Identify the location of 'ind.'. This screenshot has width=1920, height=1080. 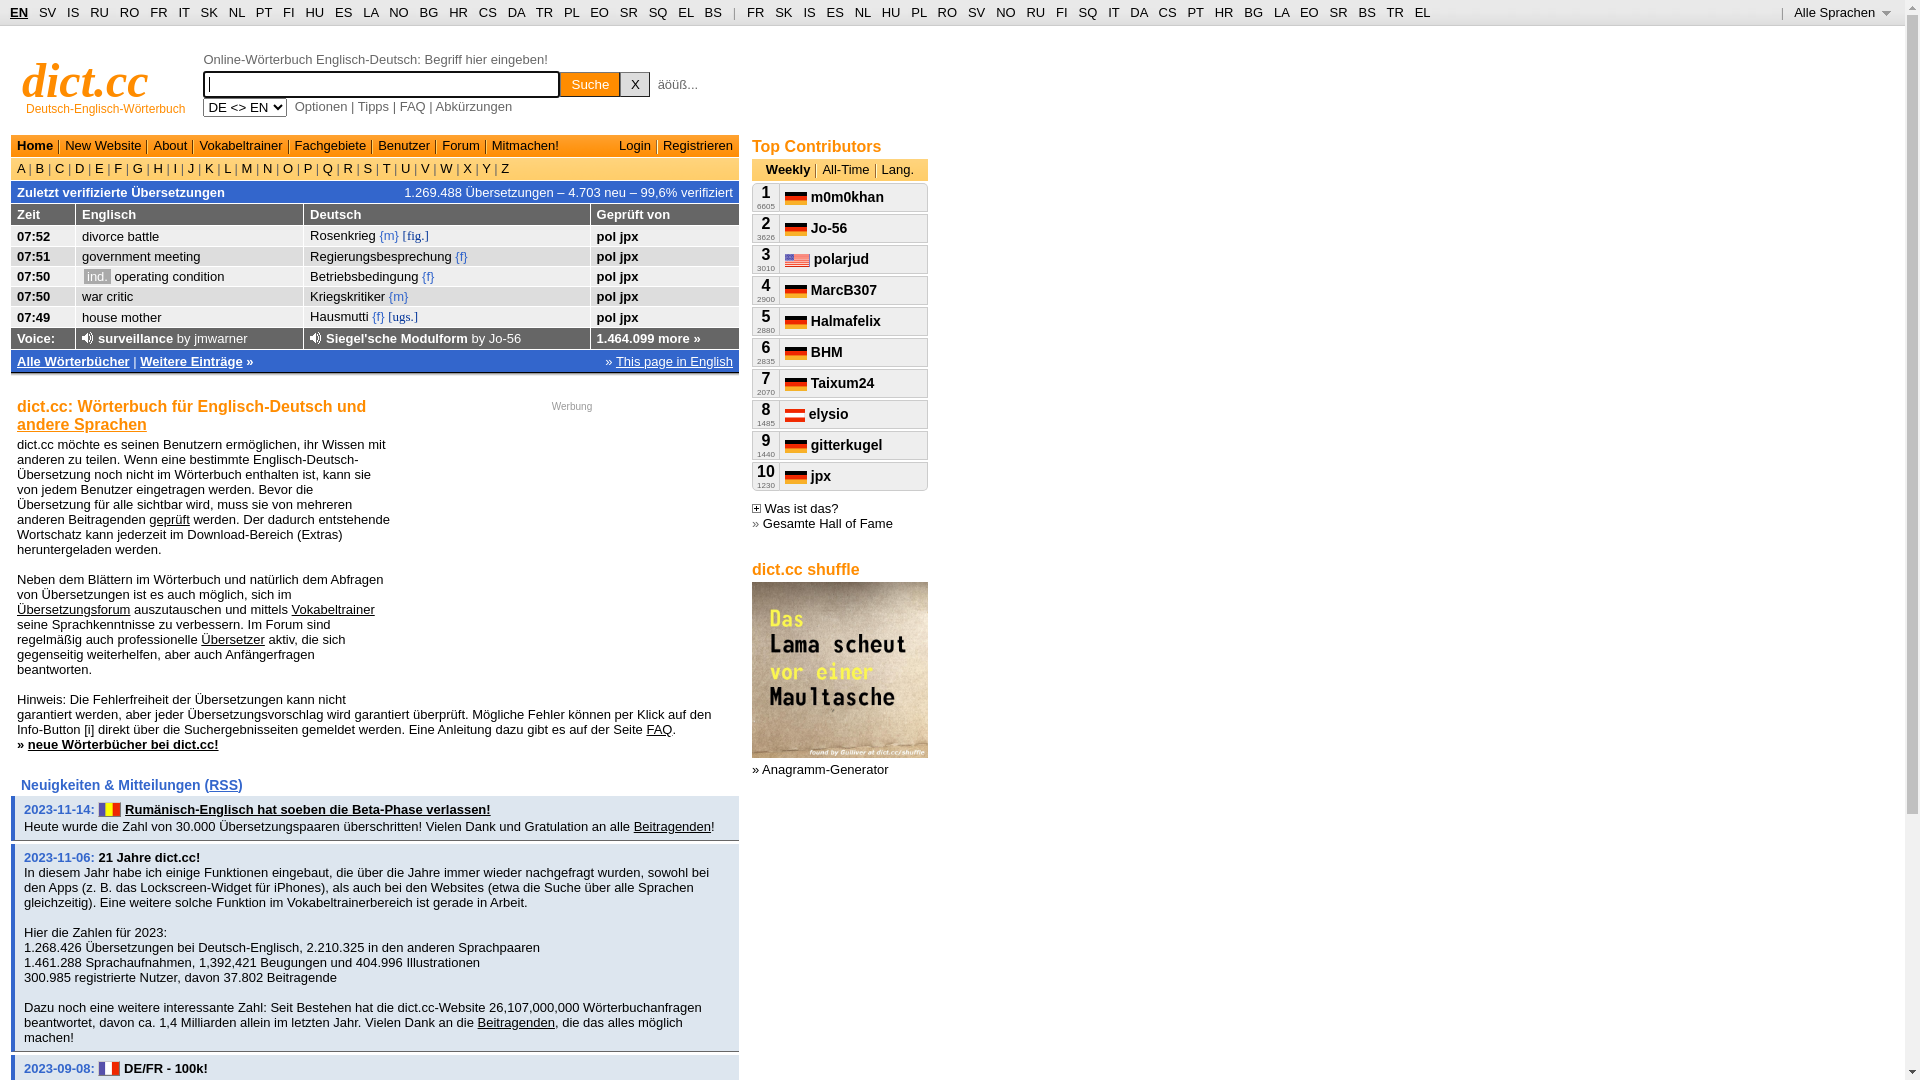
(96, 276).